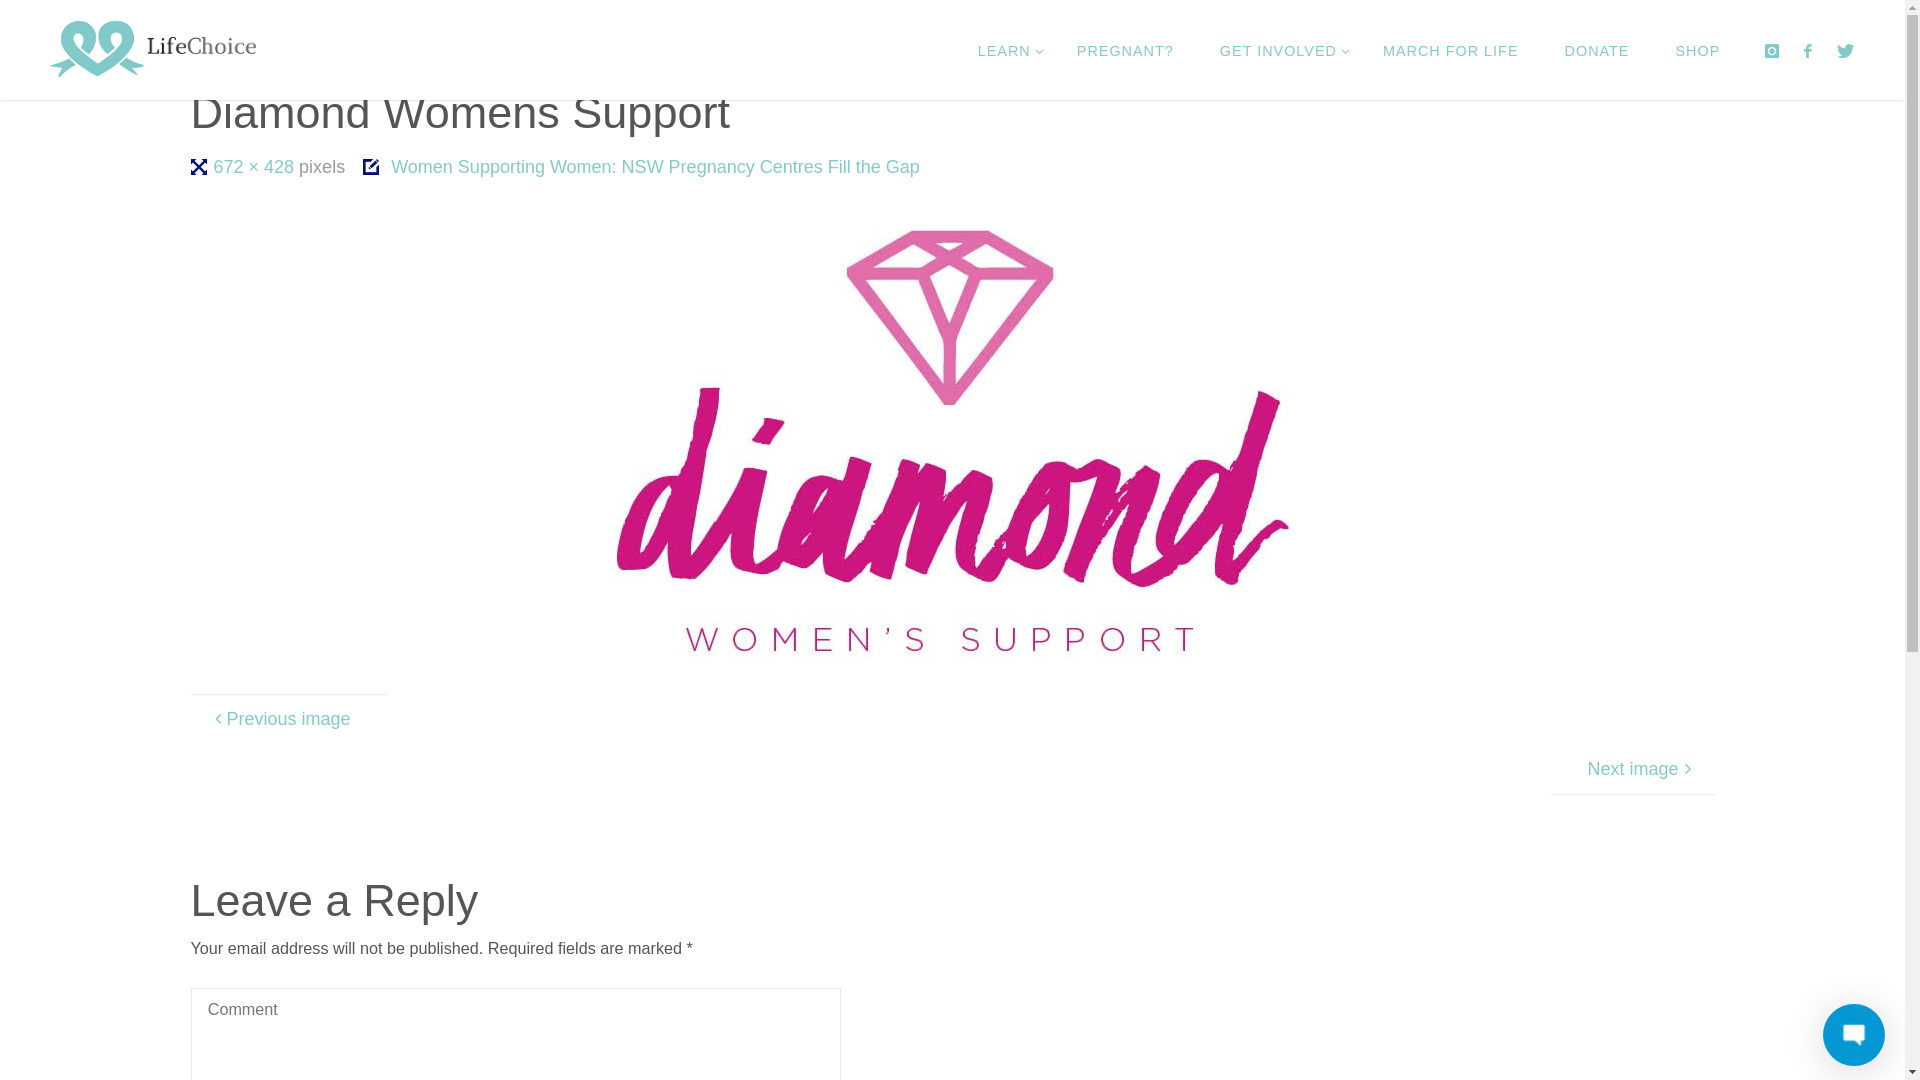 This screenshot has height=1080, width=1920. I want to click on 'Women Supporting Women: NSW Pregnancy Centres Fill the Gap', so click(541, 126).